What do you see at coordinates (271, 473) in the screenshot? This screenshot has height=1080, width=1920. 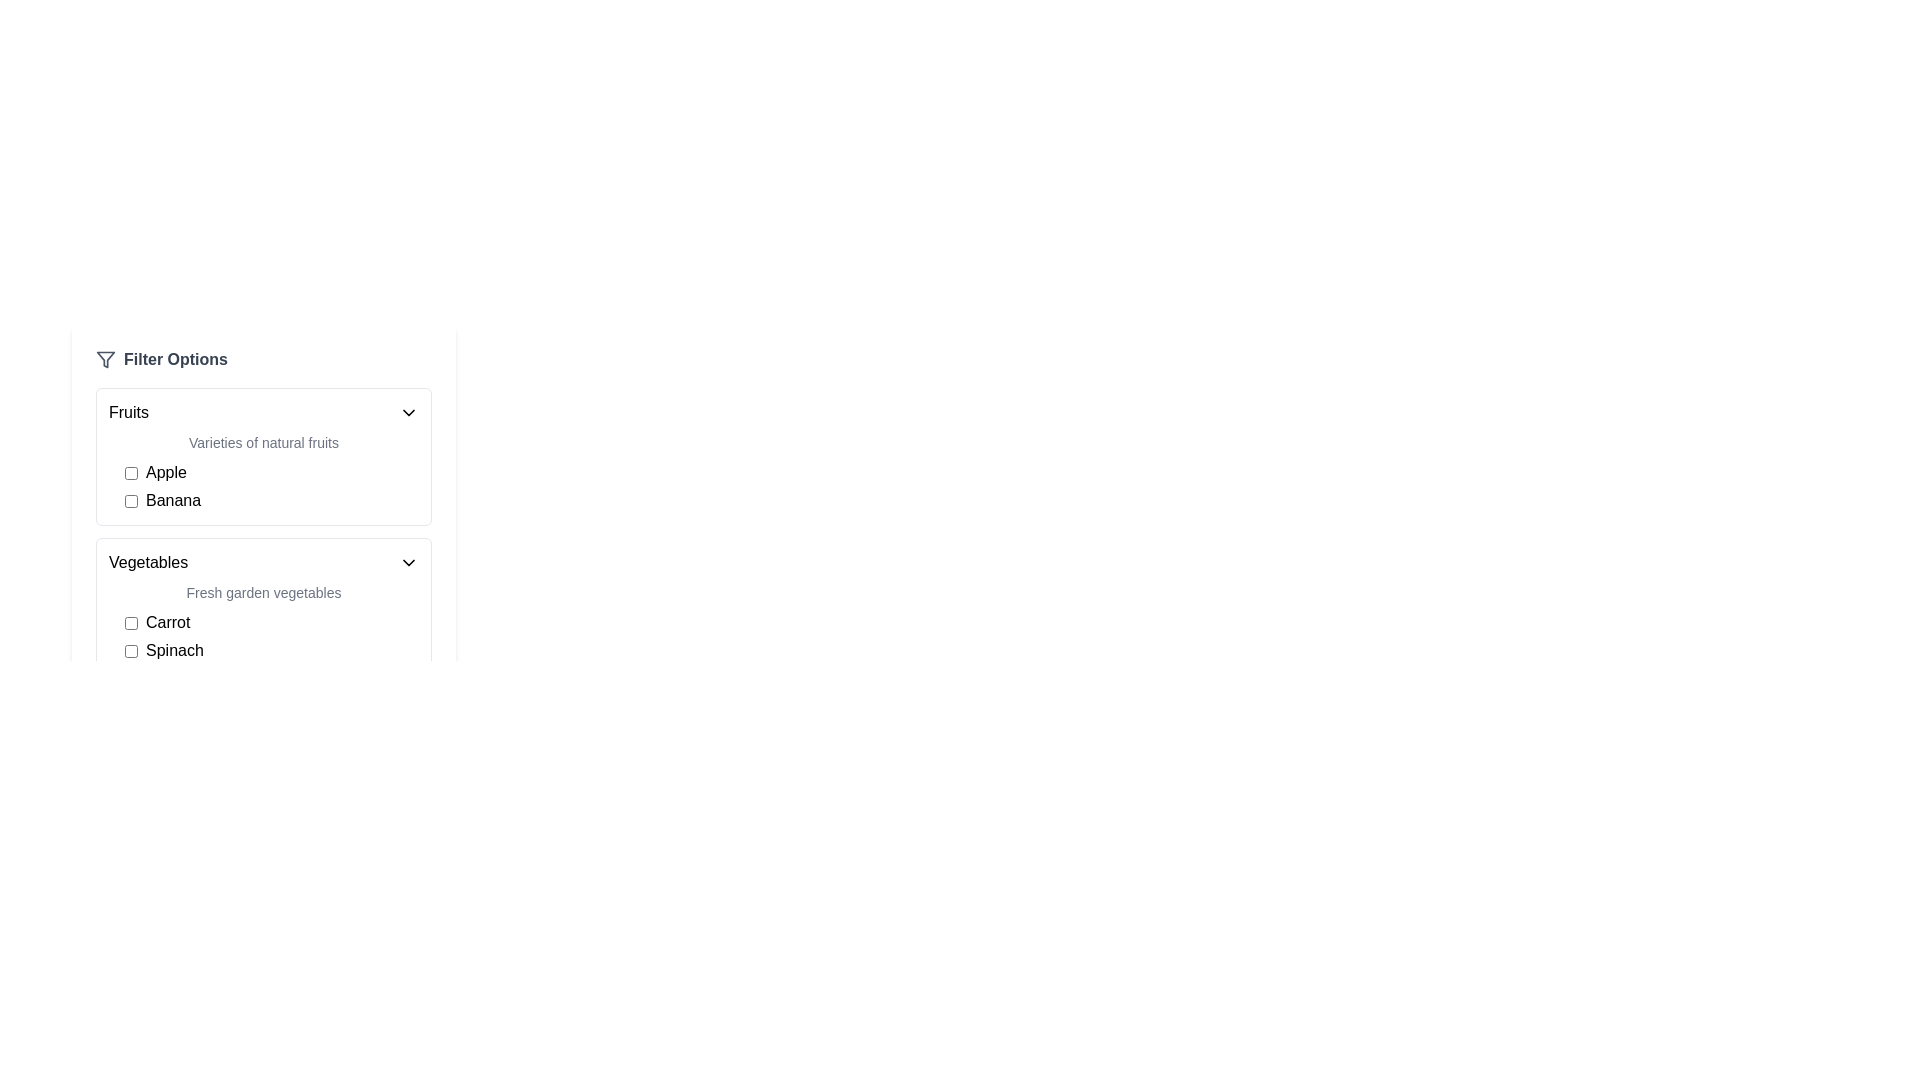 I see `the checkbox labeled 'Apple' under the 'Fruits' category to trigger accessibility feedback` at bounding box center [271, 473].